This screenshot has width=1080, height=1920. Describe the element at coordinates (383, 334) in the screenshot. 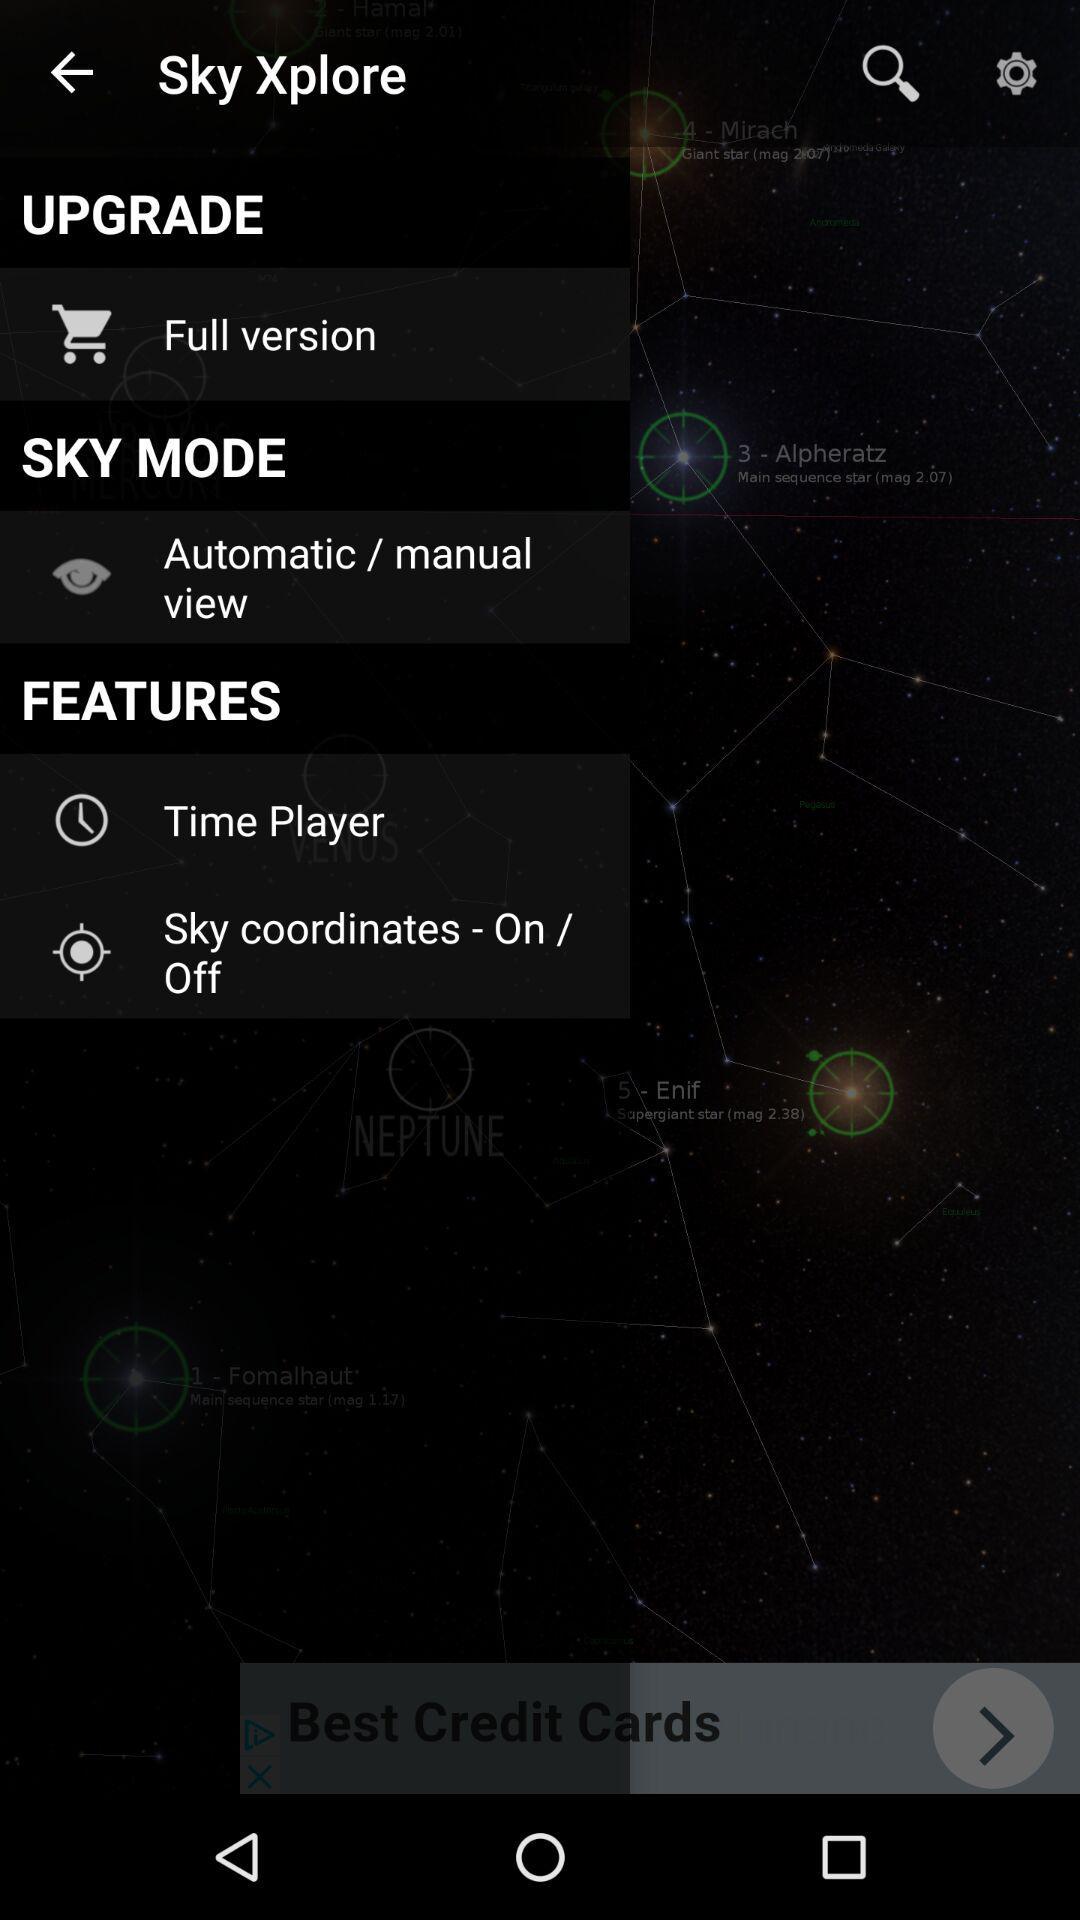

I see `the icon below upgrade icon` at that location.